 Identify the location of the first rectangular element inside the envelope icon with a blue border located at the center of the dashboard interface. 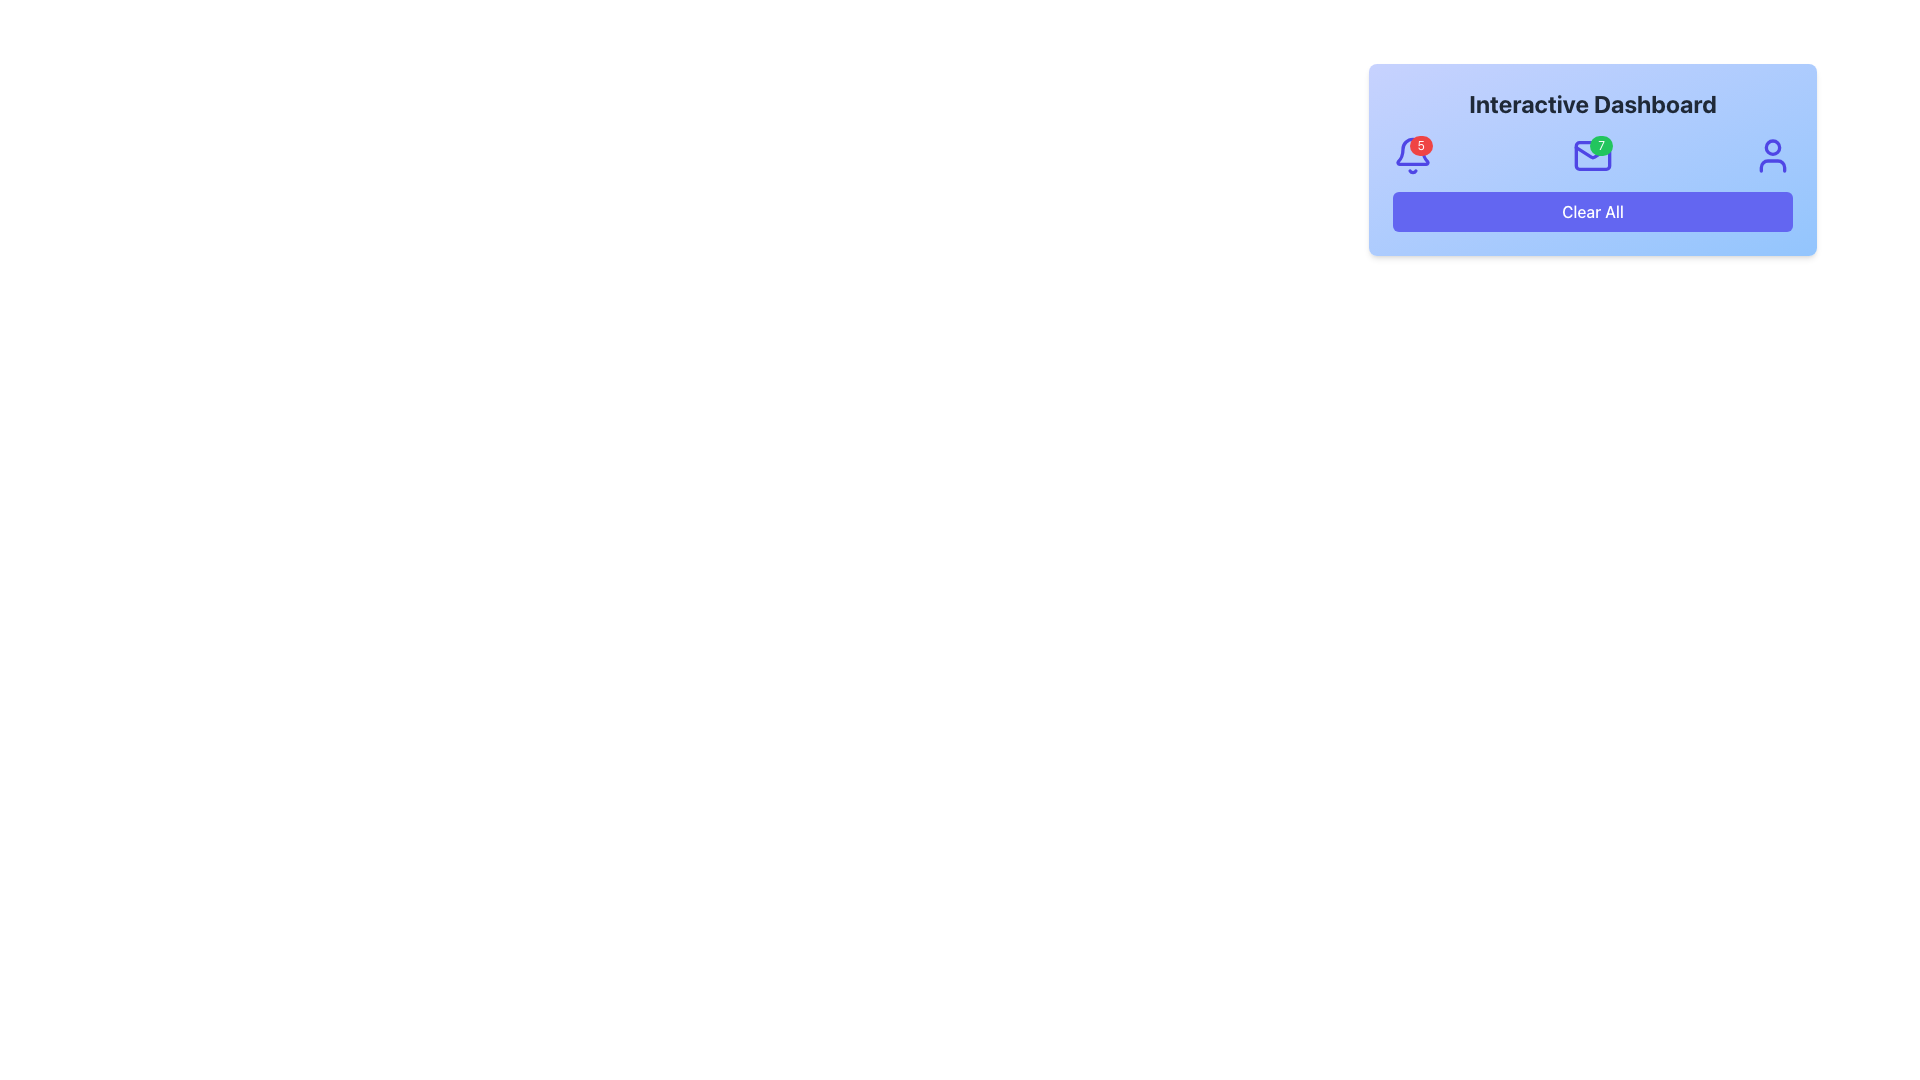
(1592, 154).